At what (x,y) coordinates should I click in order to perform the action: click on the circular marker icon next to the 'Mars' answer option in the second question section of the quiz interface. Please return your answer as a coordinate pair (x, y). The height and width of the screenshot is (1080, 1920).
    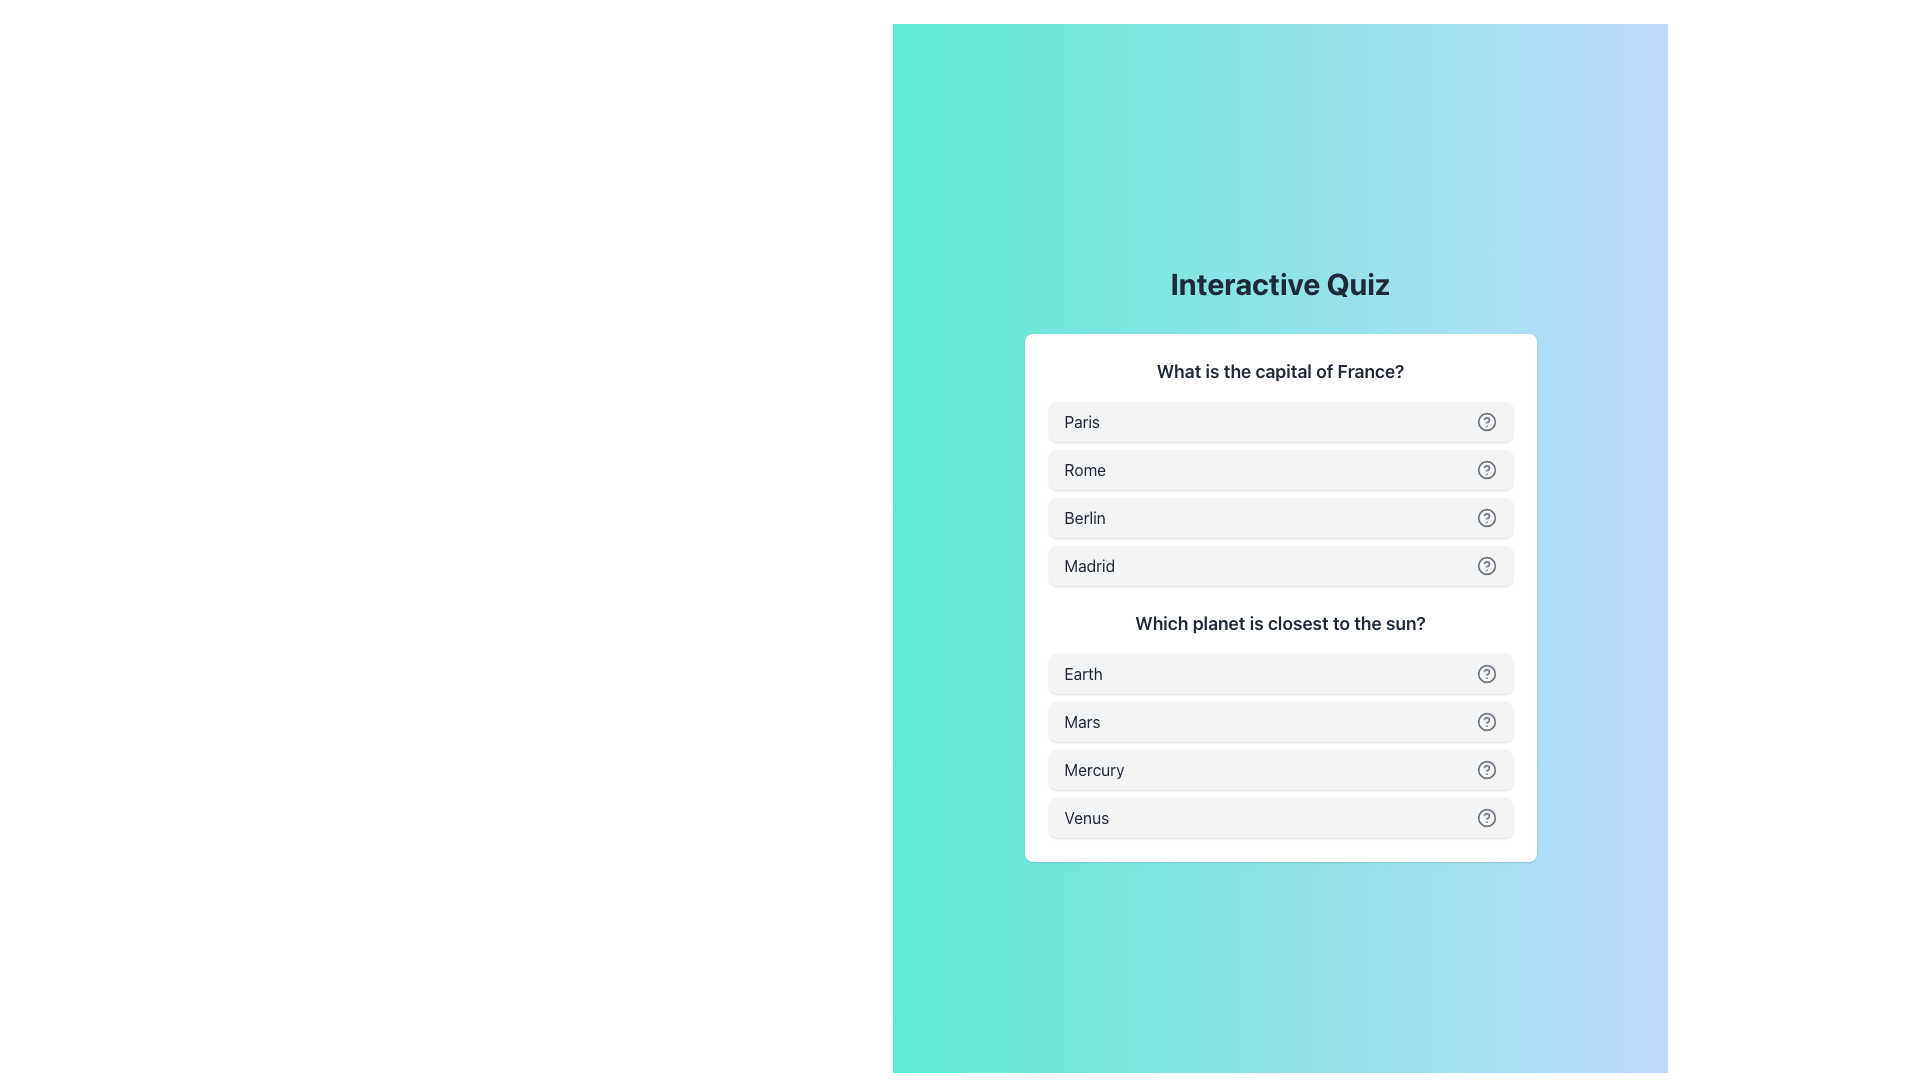
    Looking at the image, I should click on (1486, 721).